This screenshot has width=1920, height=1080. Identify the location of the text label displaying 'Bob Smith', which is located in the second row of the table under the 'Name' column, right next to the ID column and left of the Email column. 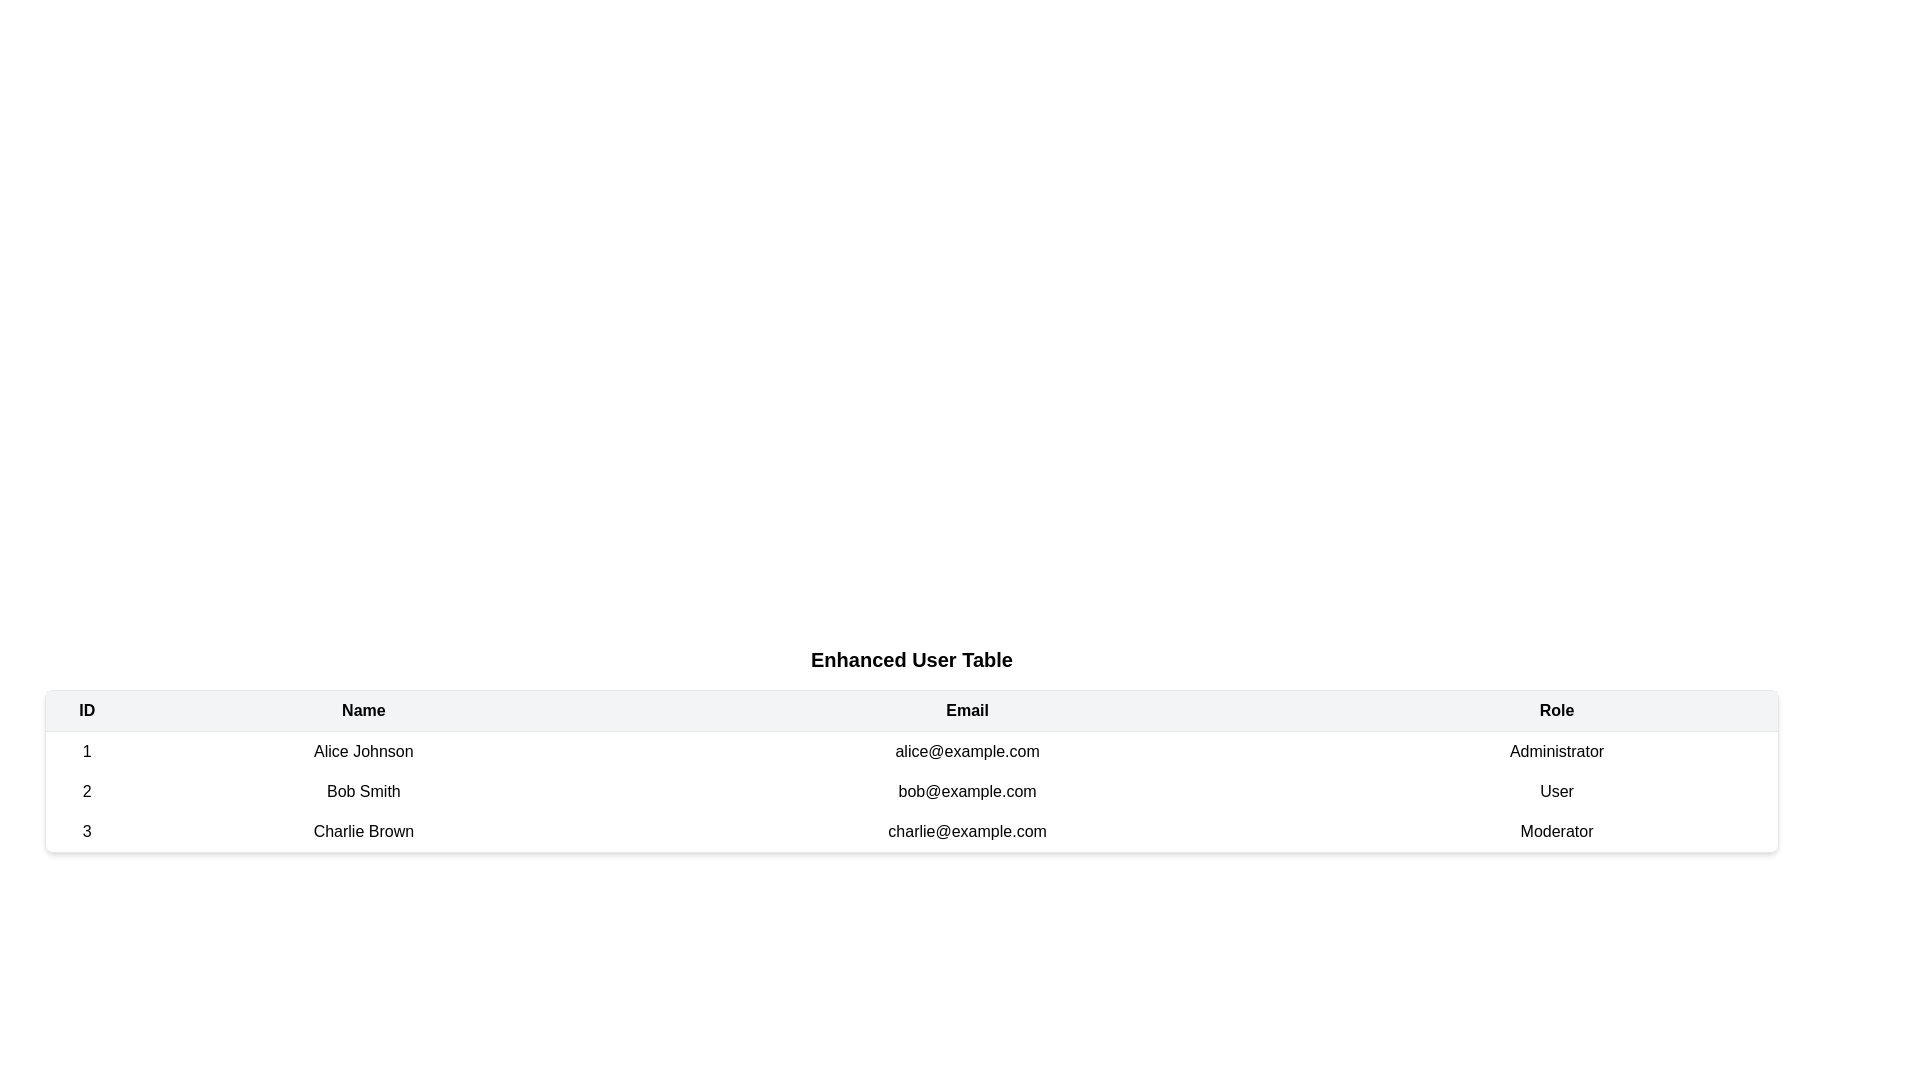
(363, 790).